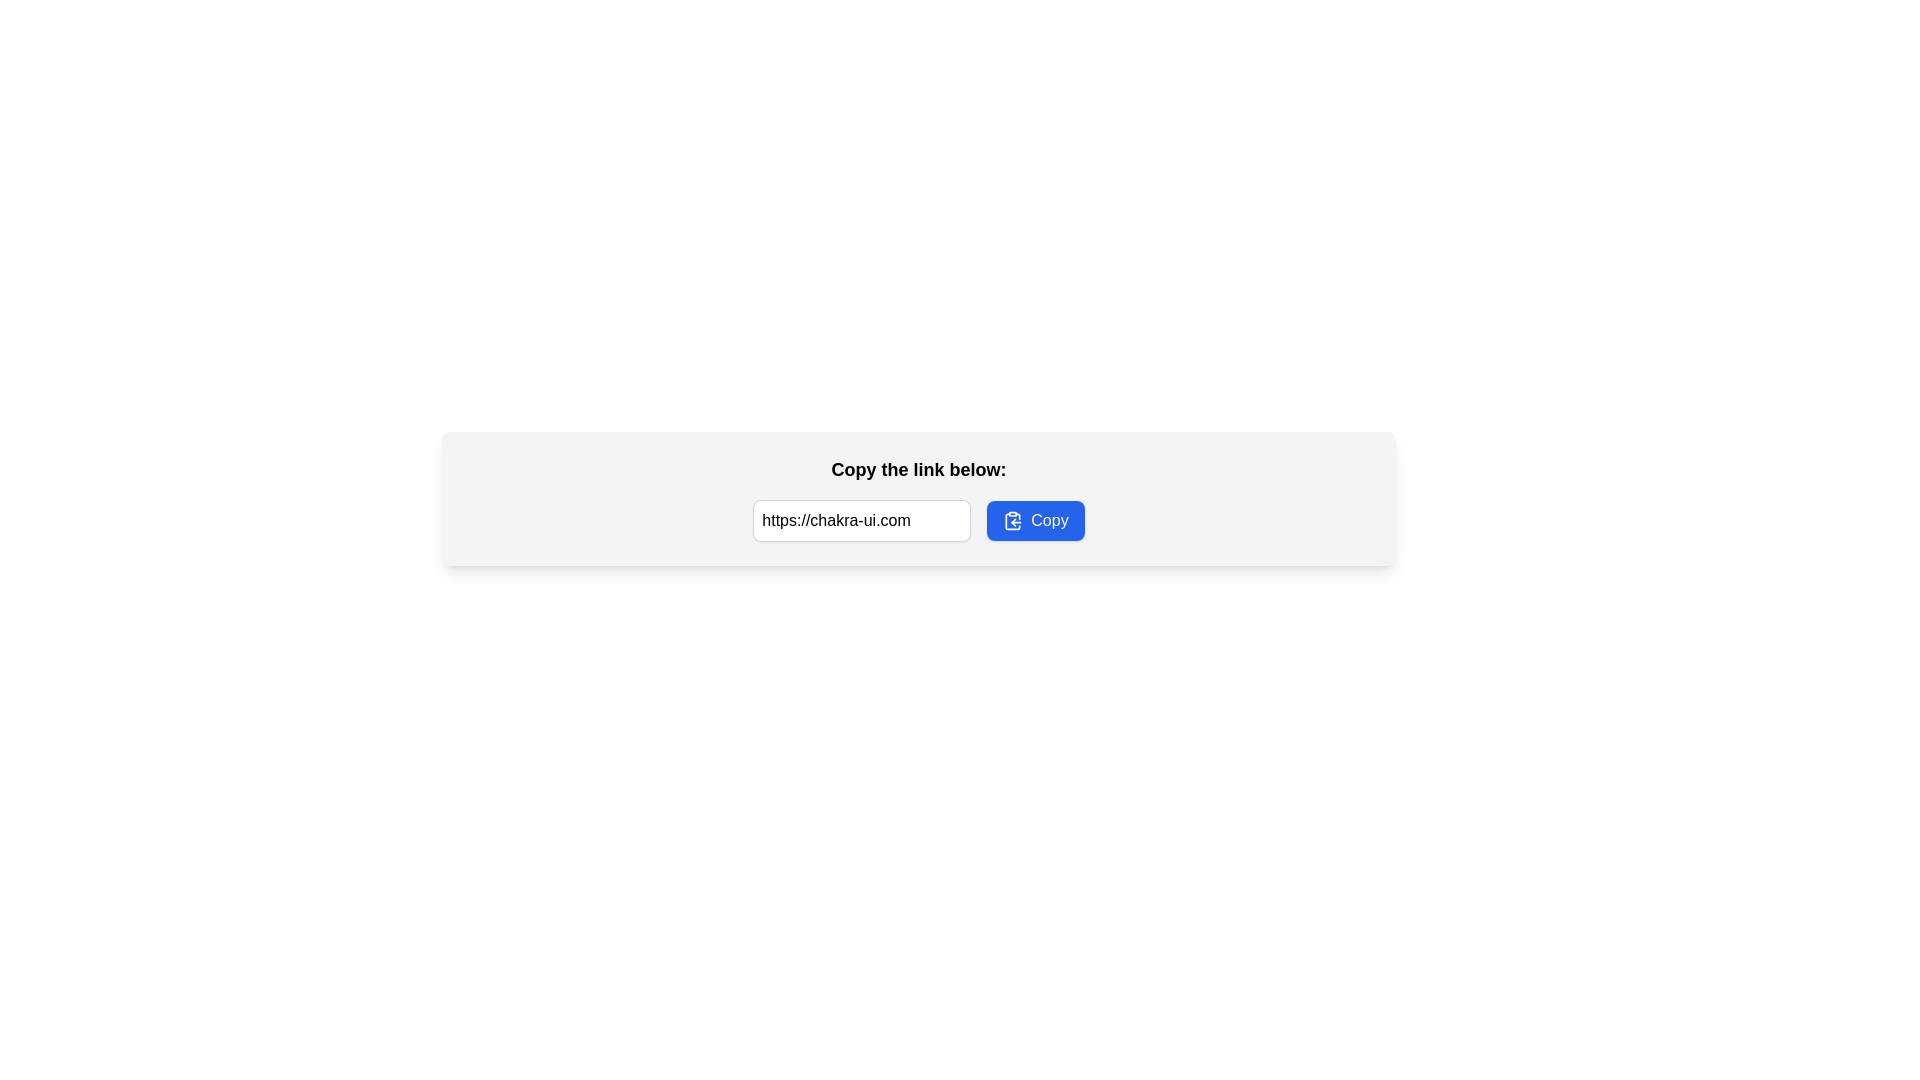  I want to click on the copy icon located inside the 'Copy' button, which is positioned to the left of the text within the button and on the right side of the text input field, so click(1013, 519).